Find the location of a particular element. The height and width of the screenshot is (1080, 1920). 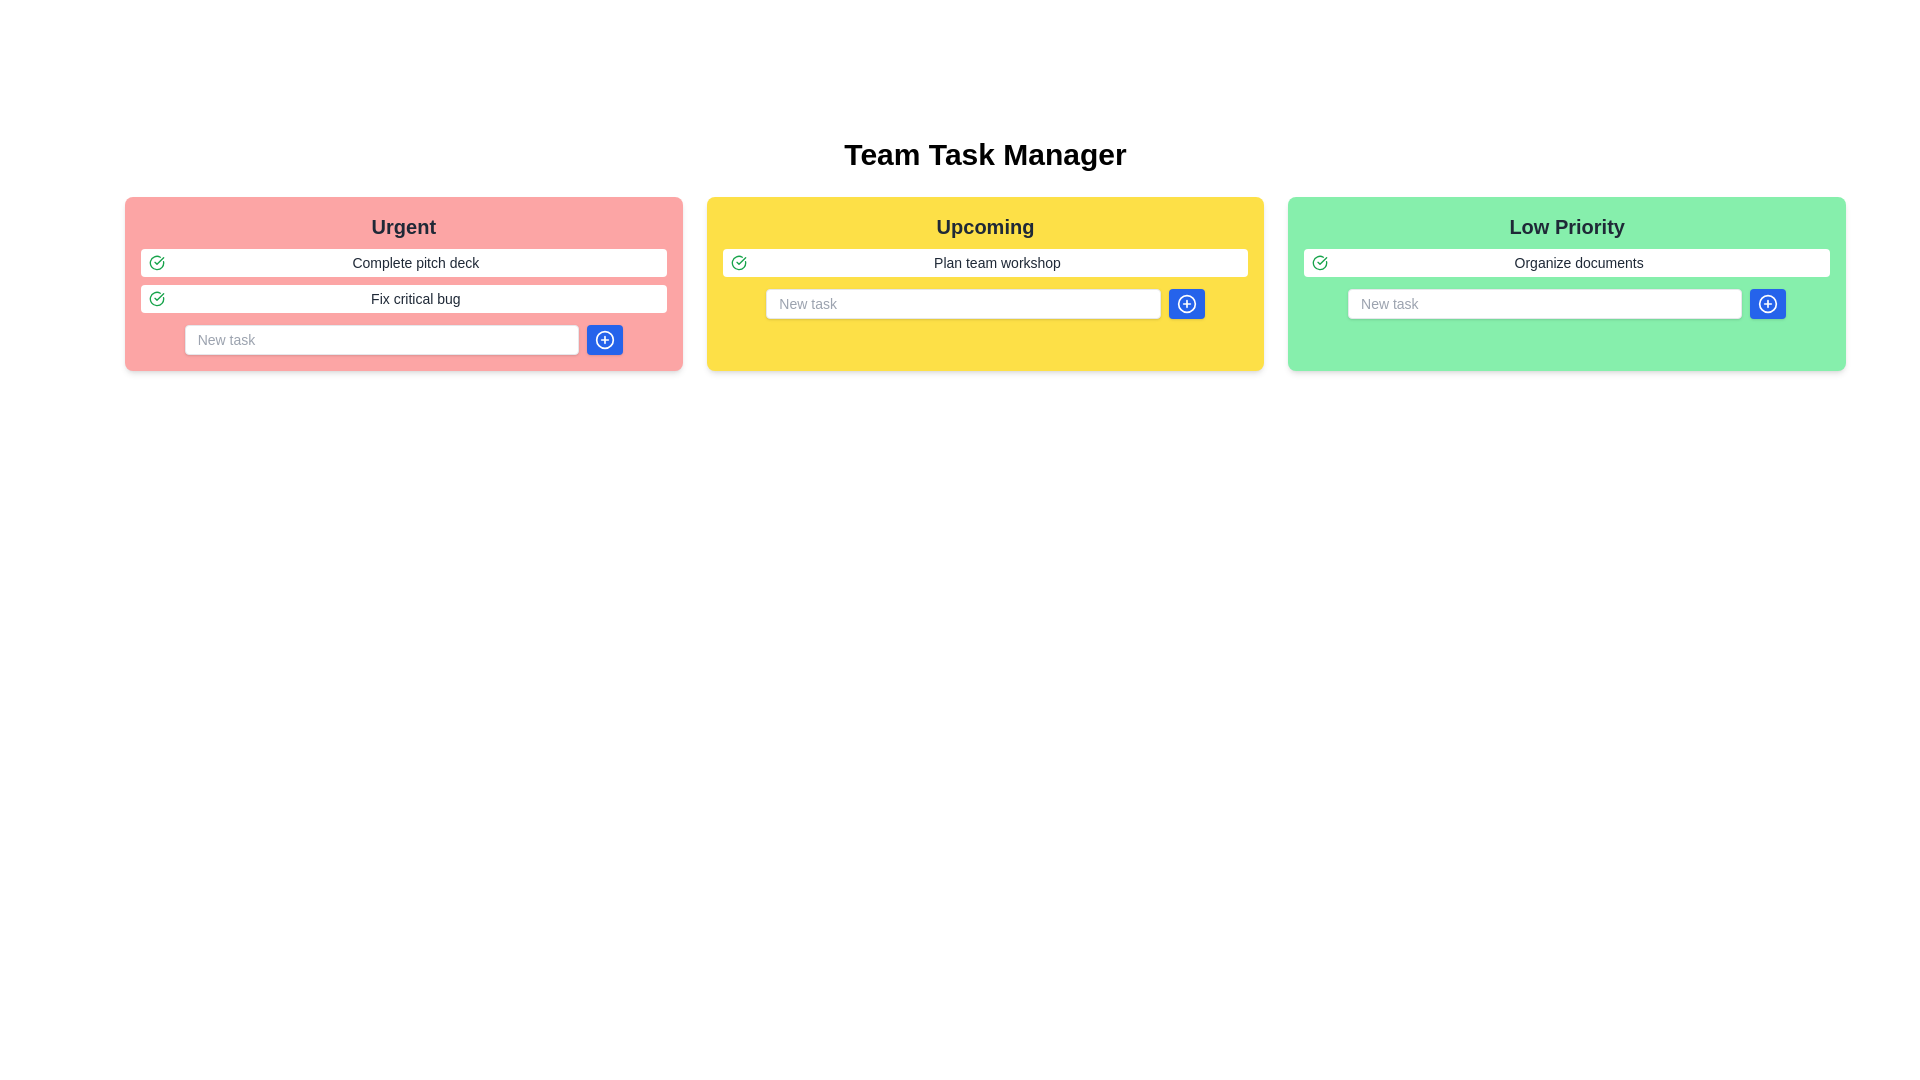

the completion indicator icon located on the left side of the 'Low Priority' task group, adjacent to the text 'Organize documents', to confirm task completion is located at coordinates (1320, 261).